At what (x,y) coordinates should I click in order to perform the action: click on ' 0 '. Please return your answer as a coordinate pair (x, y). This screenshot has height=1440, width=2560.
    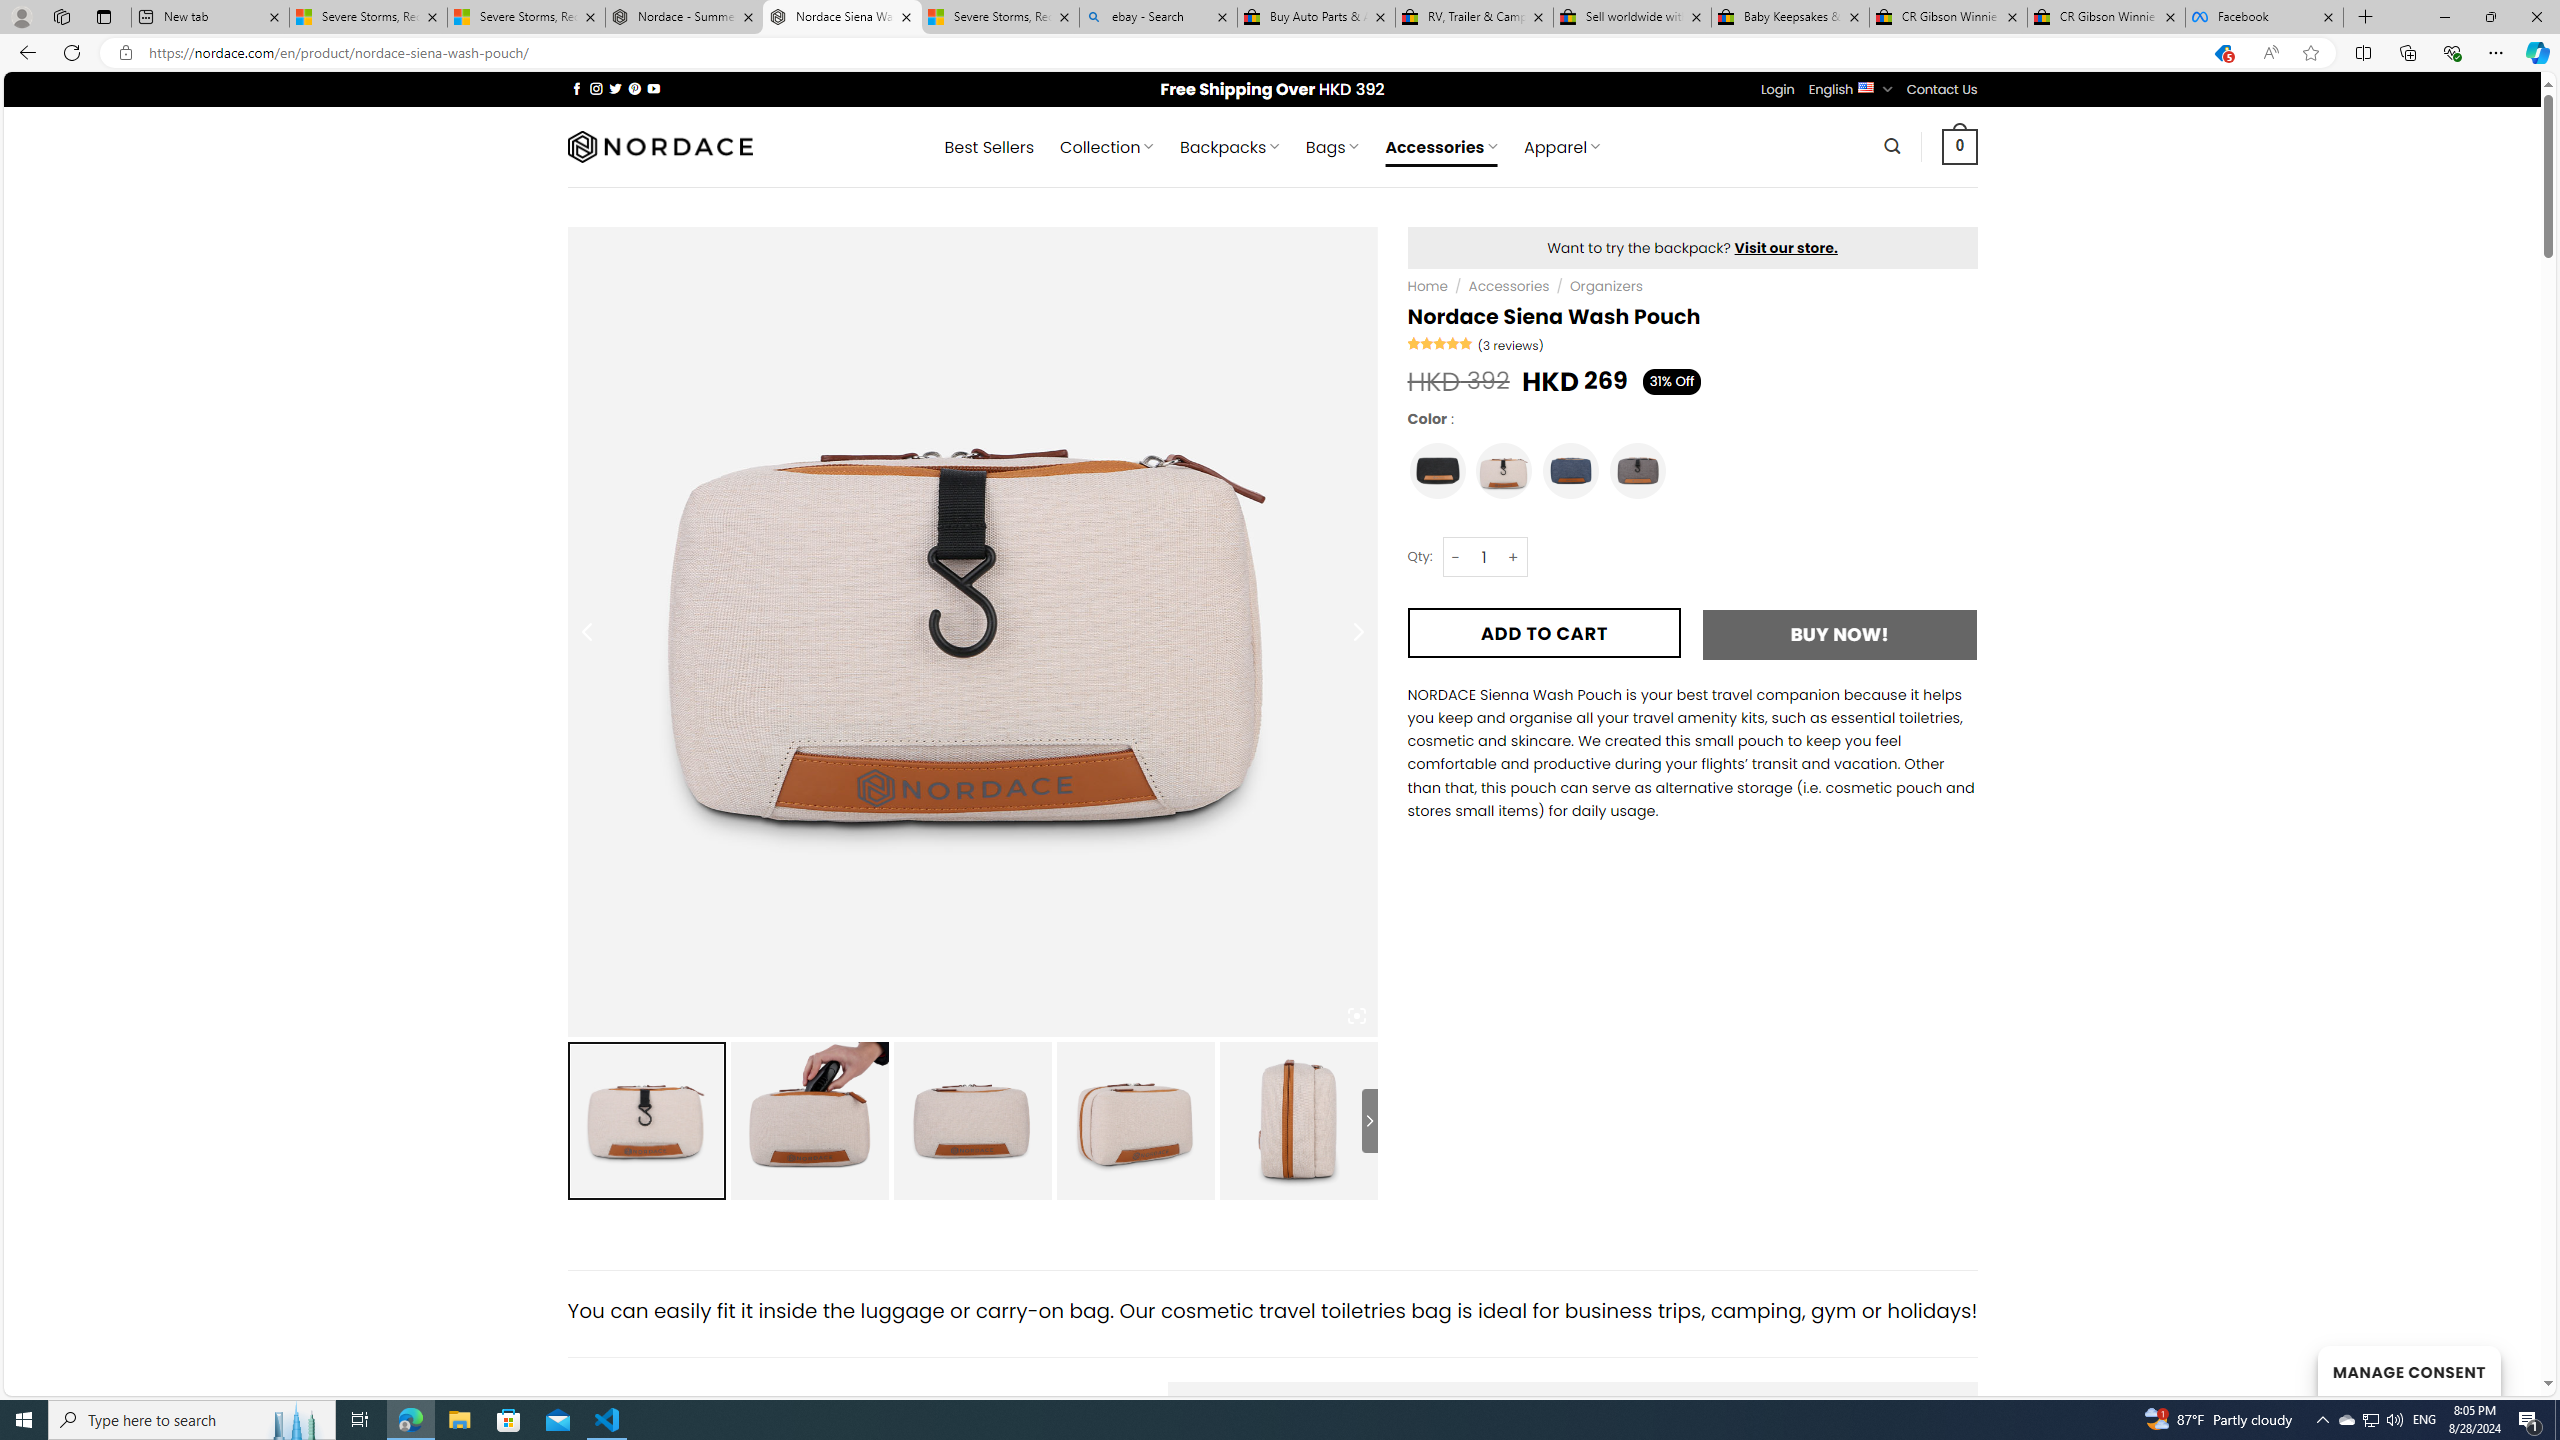
    Looking at the image, I should click on (1960, 145).